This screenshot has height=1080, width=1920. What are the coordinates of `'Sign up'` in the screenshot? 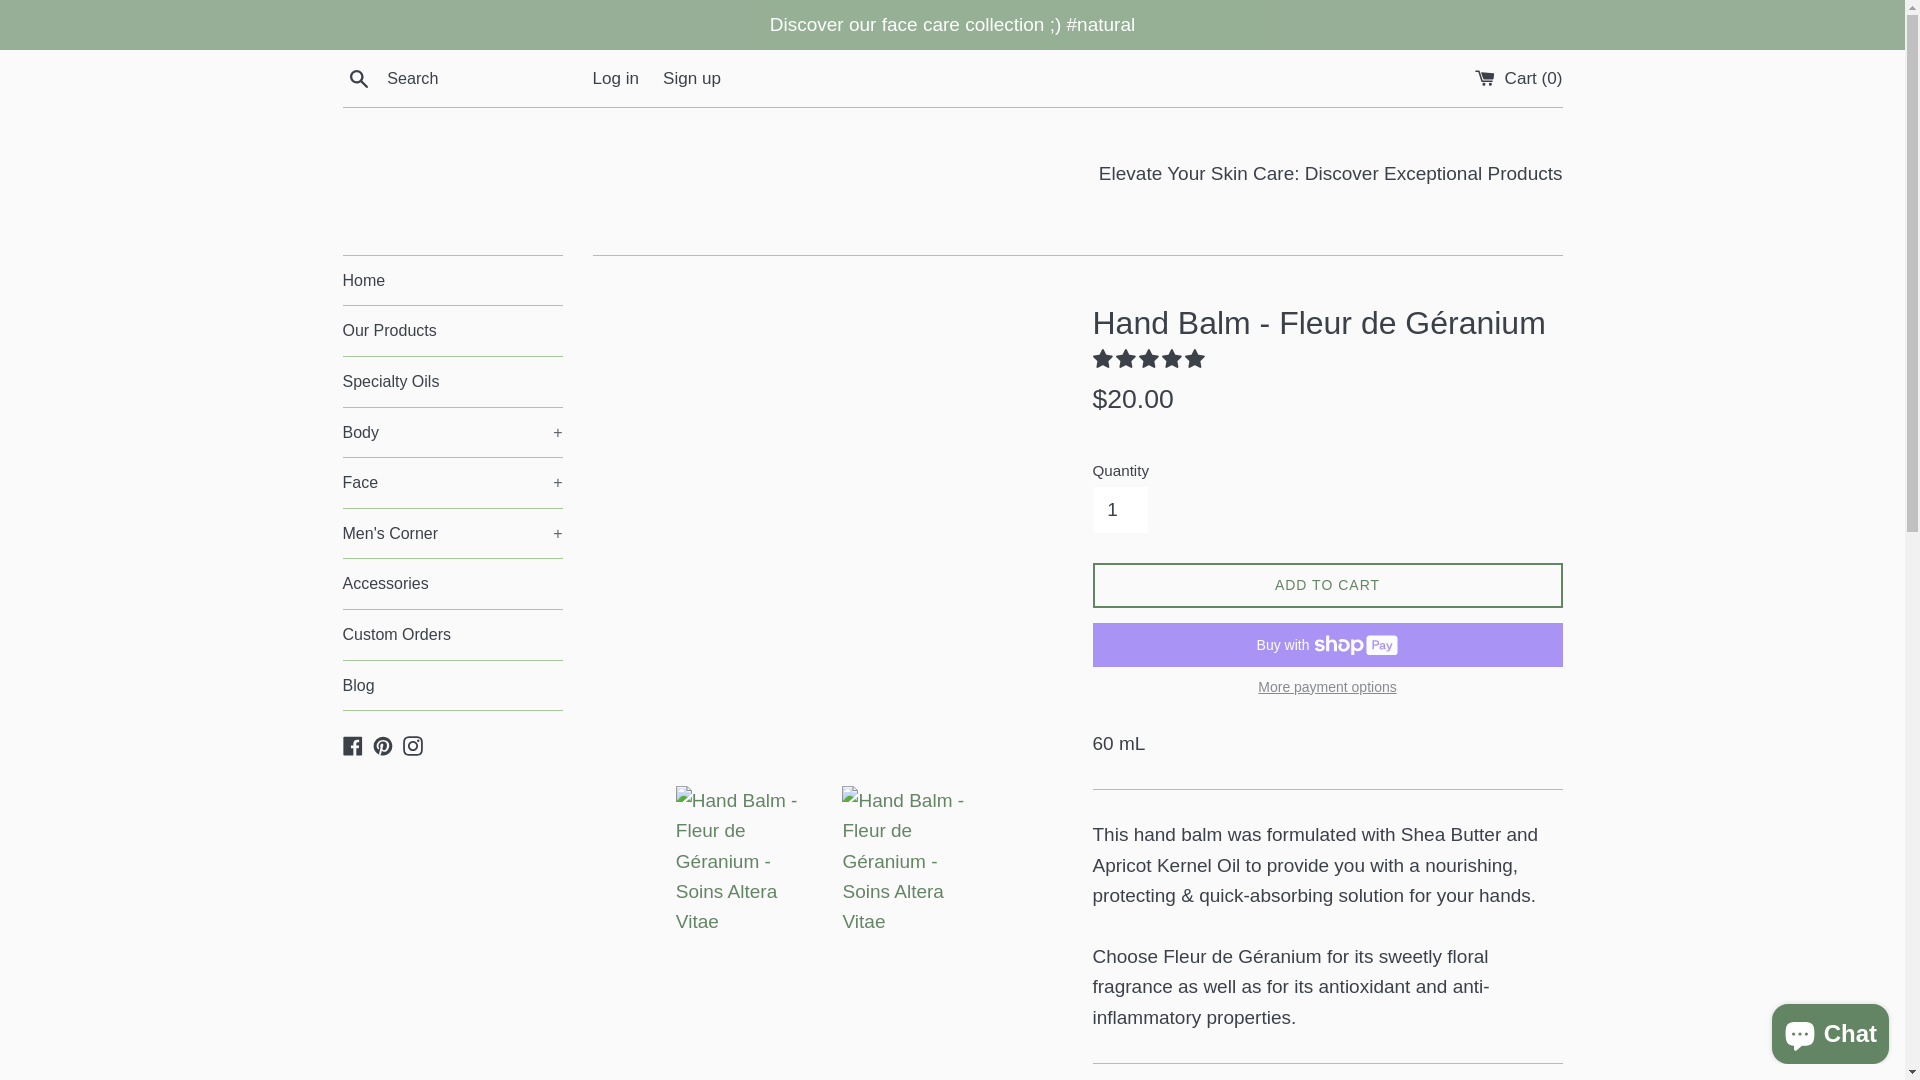 It's located at (691, 77).